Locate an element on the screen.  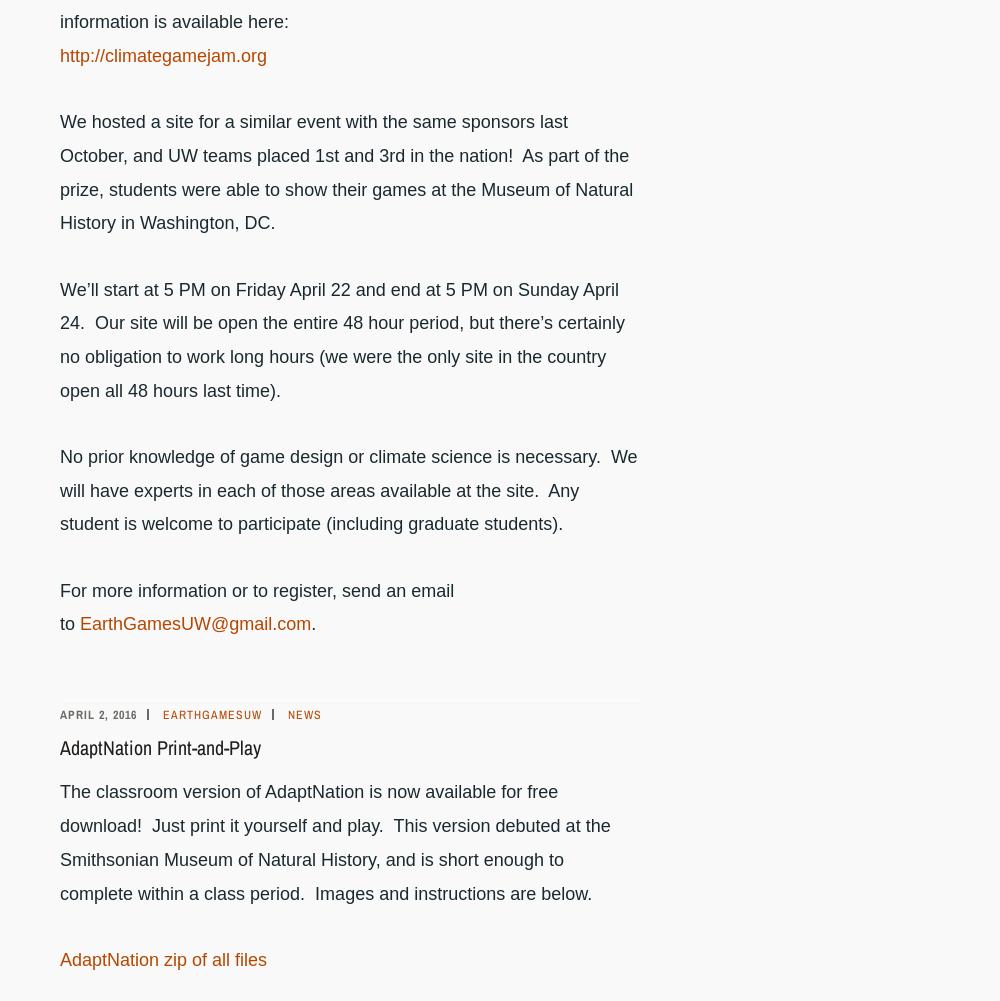
'The classroom version of AdaptNation is now available for free download!  Just print it yourself and play.  This version debuted at the Smithsonian Museum of Natural History, and is short enough to complete within a class period.  Images and instructions are below.' is located at coordinates (334, 841).